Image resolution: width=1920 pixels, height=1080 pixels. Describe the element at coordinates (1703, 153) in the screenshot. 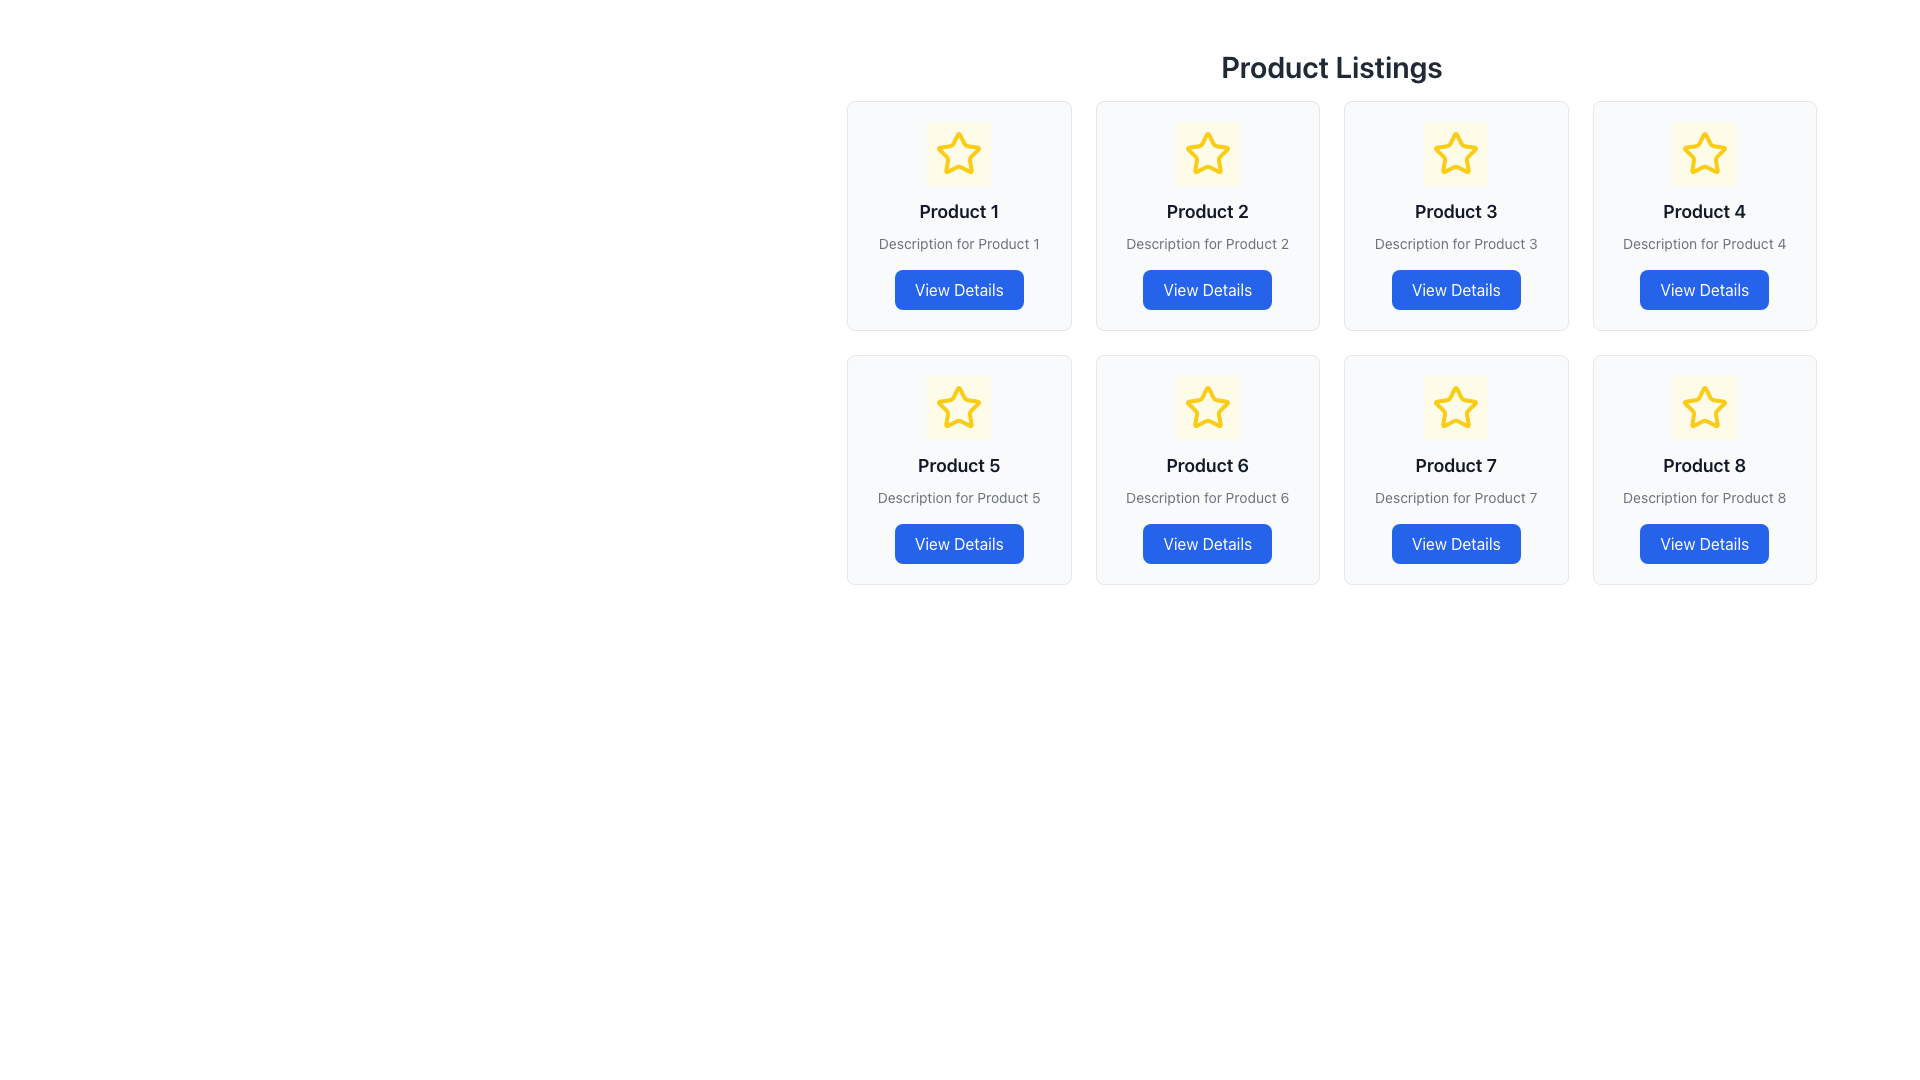

I see `the star icon located above the product title in the 'Product 4' card in the 'Product Listings' section` at that location.